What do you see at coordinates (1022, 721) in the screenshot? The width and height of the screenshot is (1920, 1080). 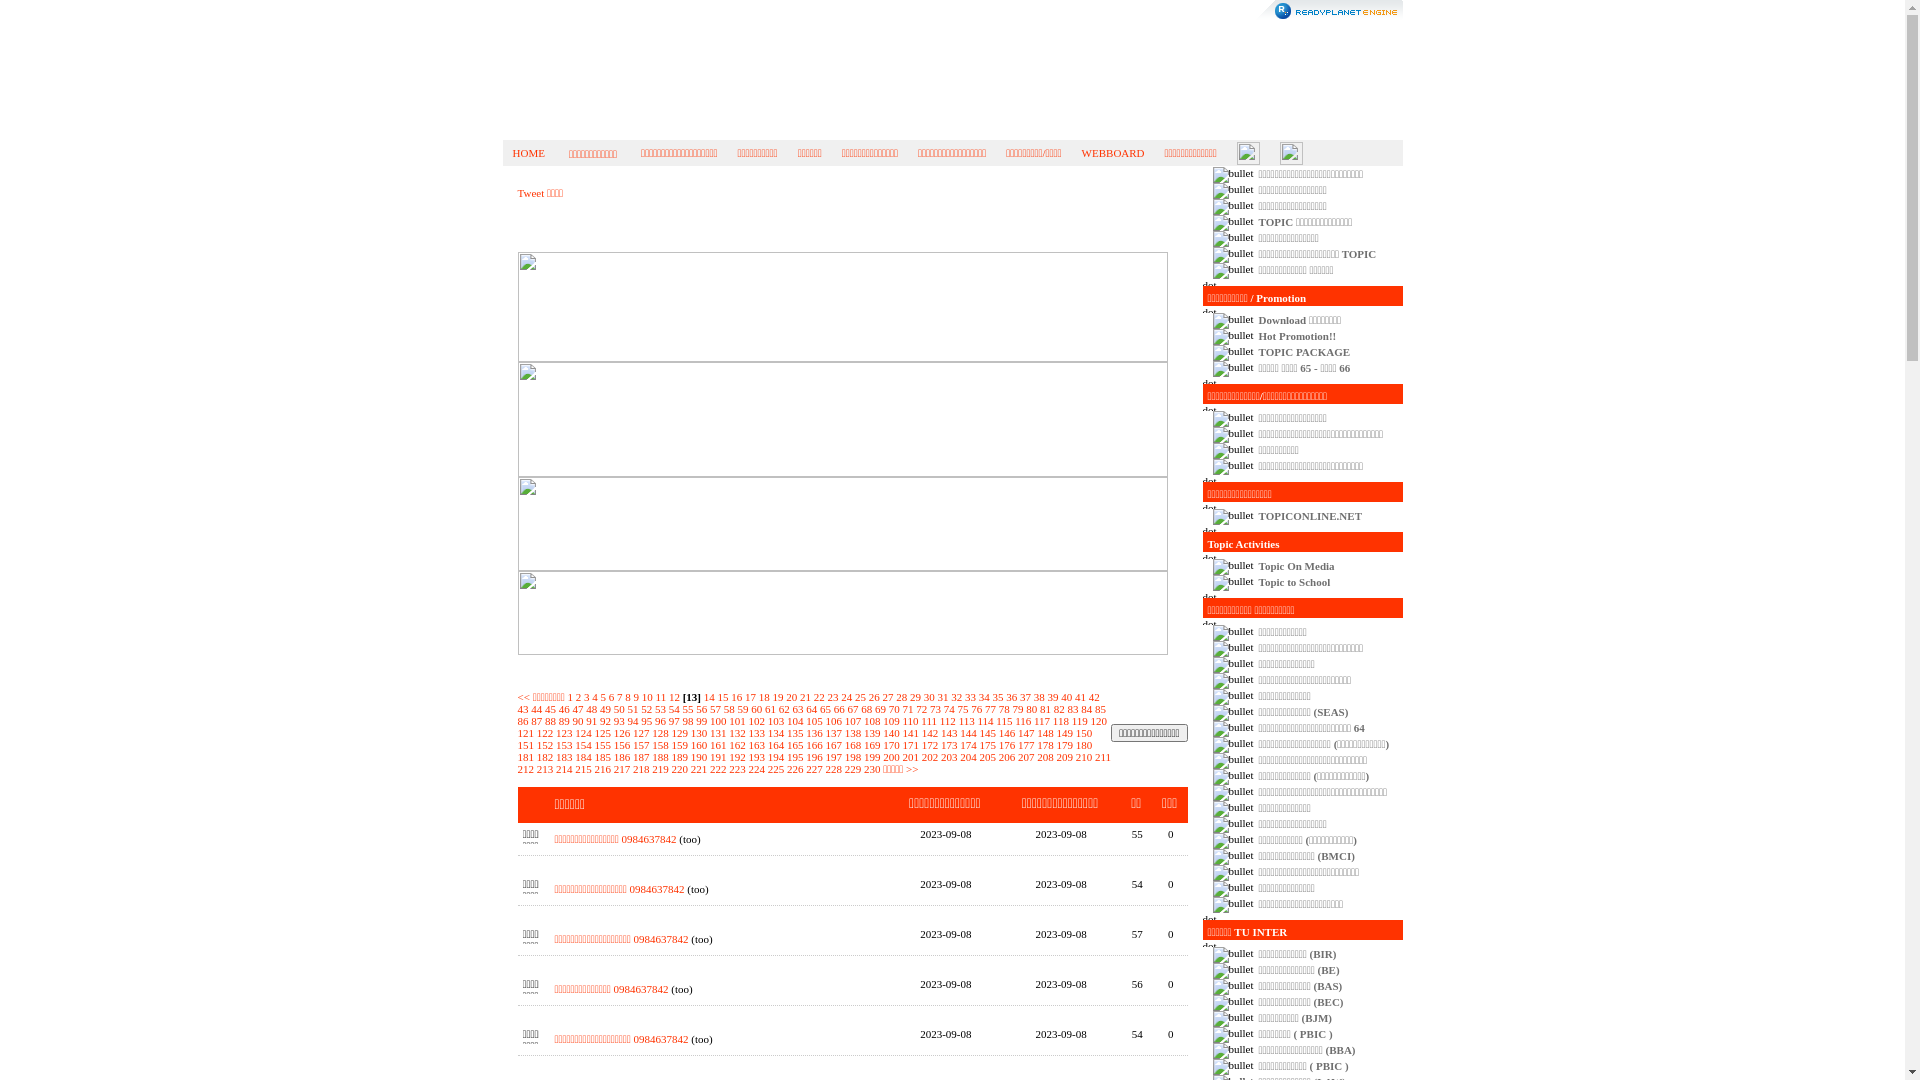 I see `'116'` at bounding box center [1022, 721].